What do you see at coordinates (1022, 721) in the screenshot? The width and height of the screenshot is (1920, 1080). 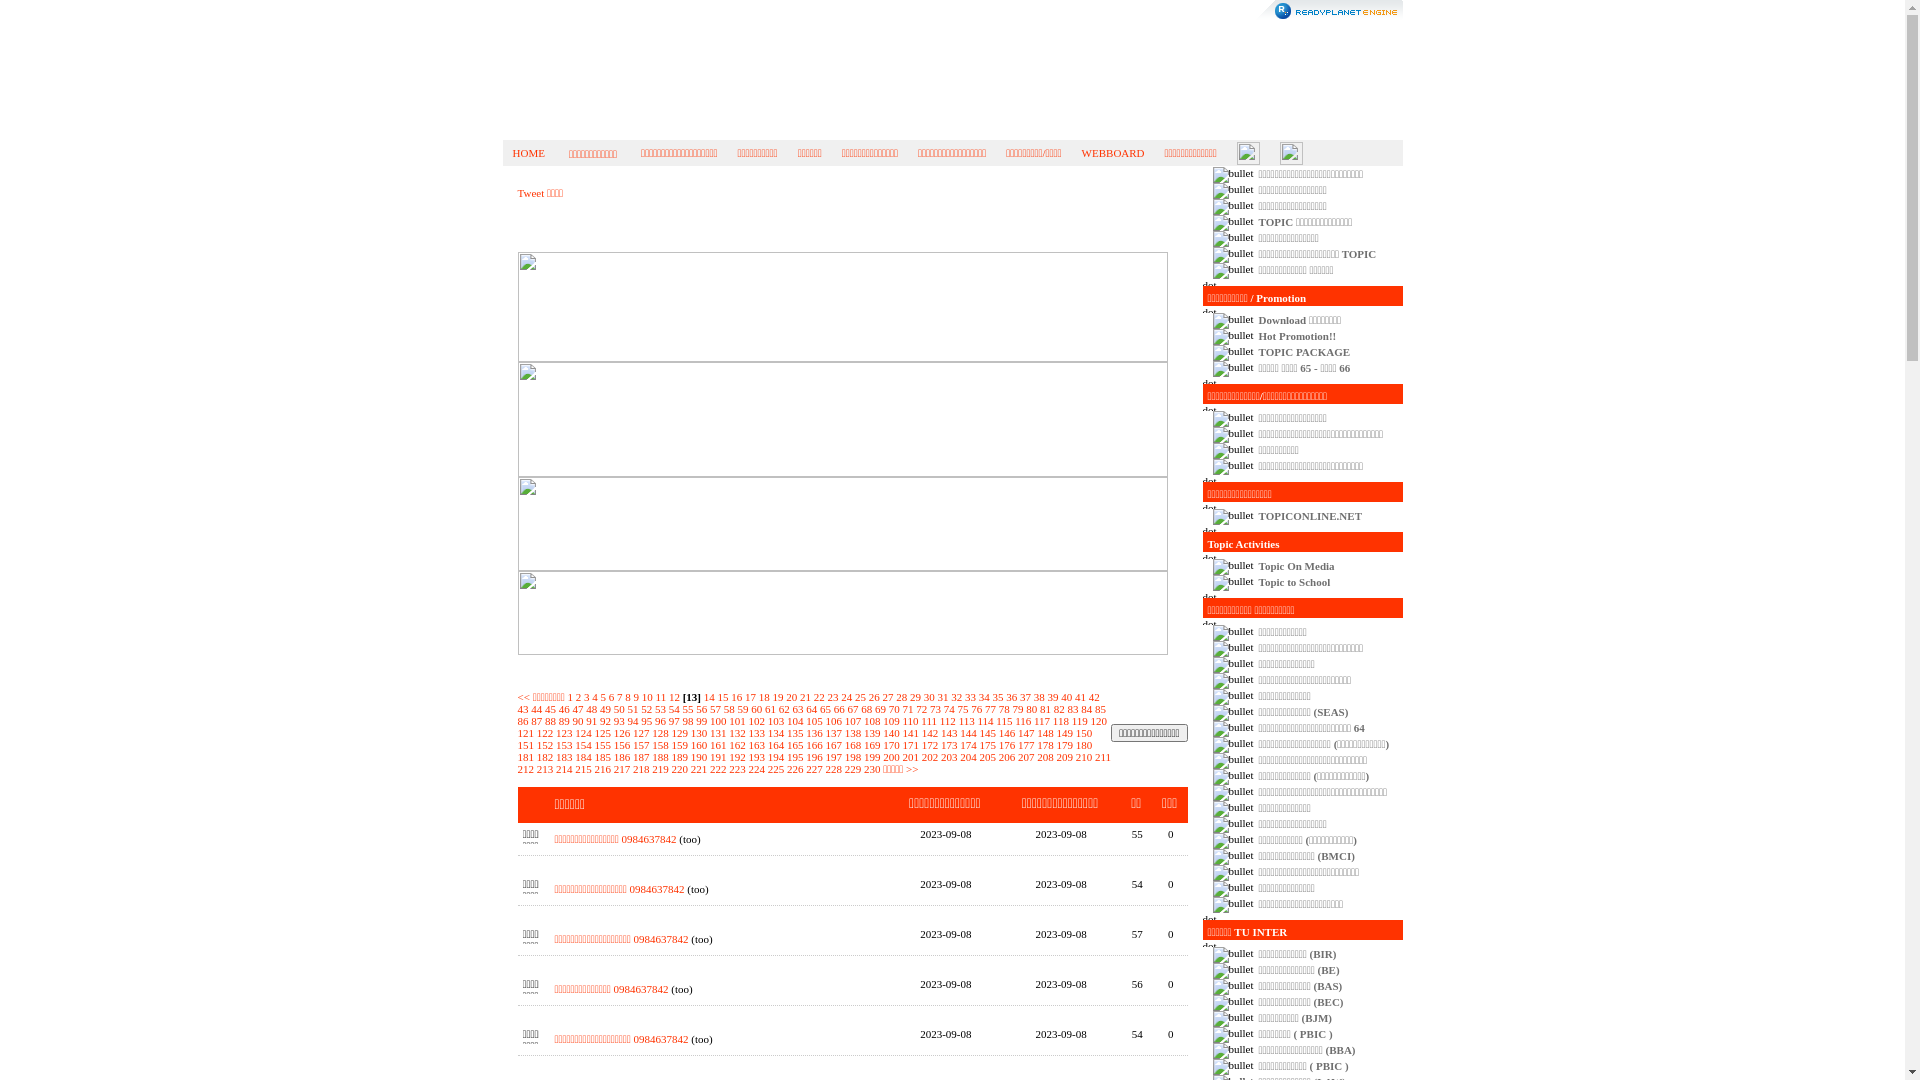 I see `'116'` at bounding box center [1022, 721].